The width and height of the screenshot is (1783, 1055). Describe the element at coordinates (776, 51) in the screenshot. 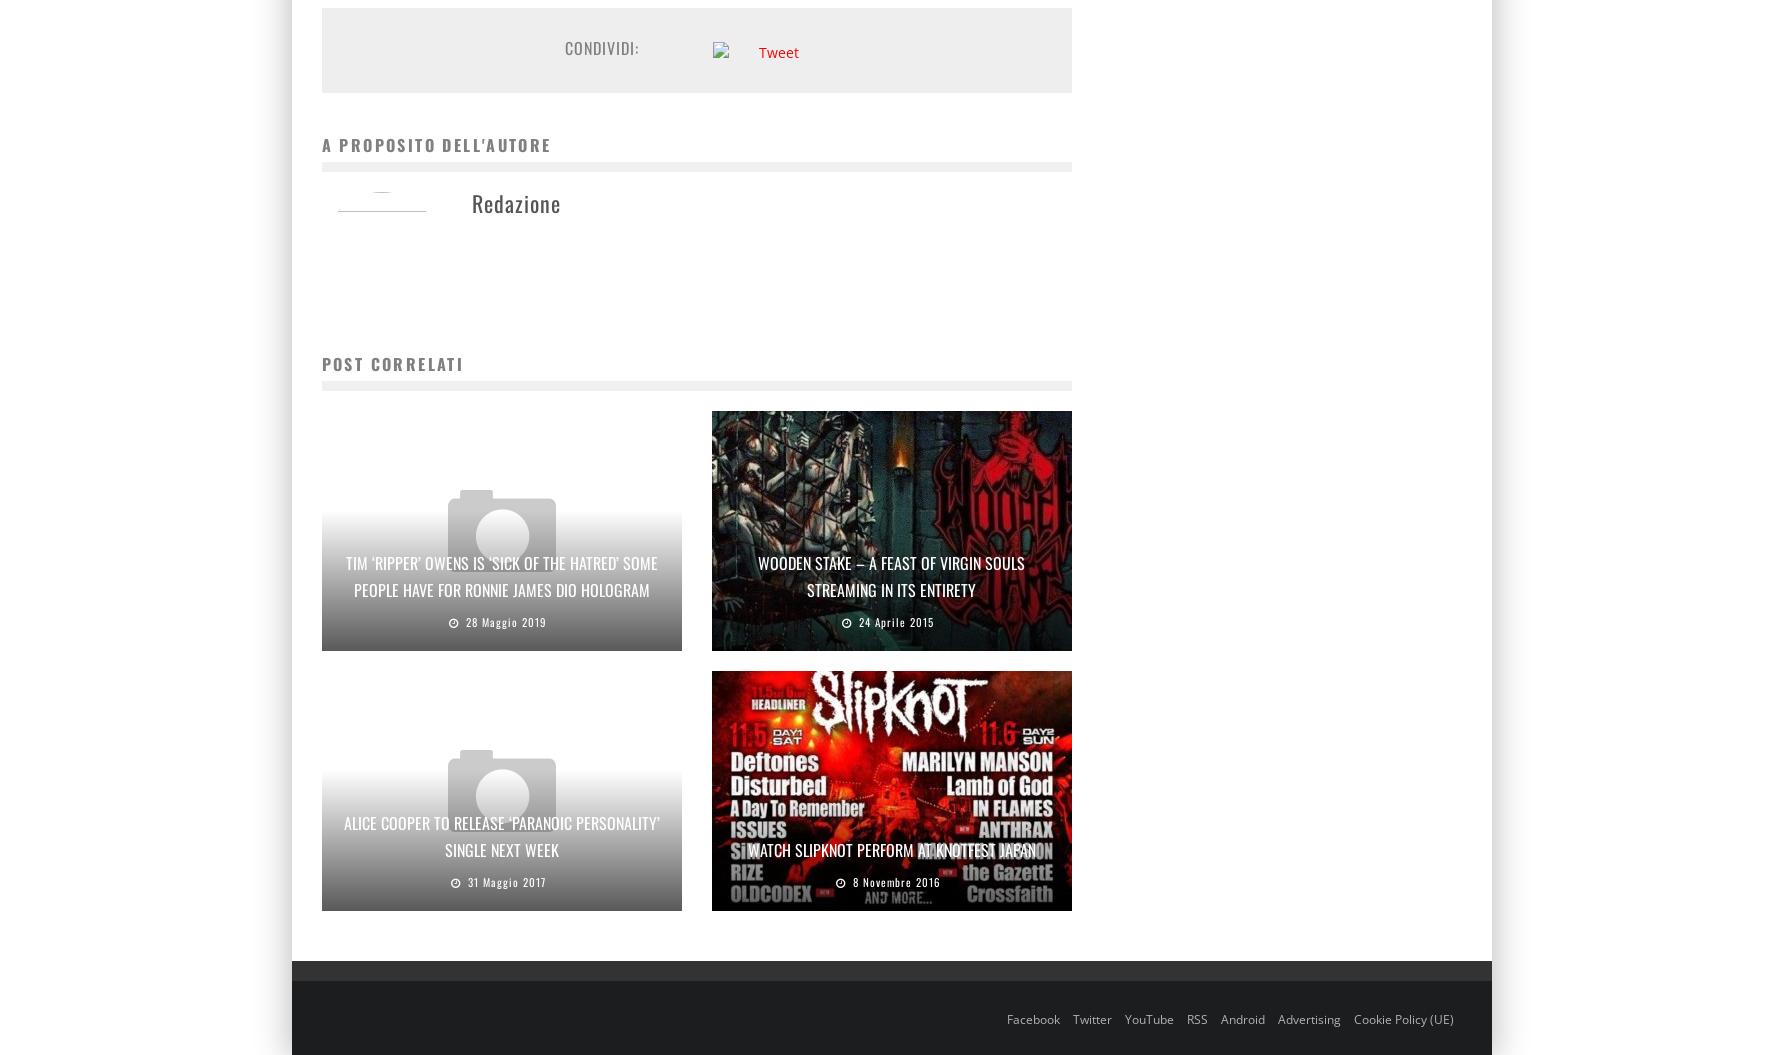

I see `'Tweet'` at that location.